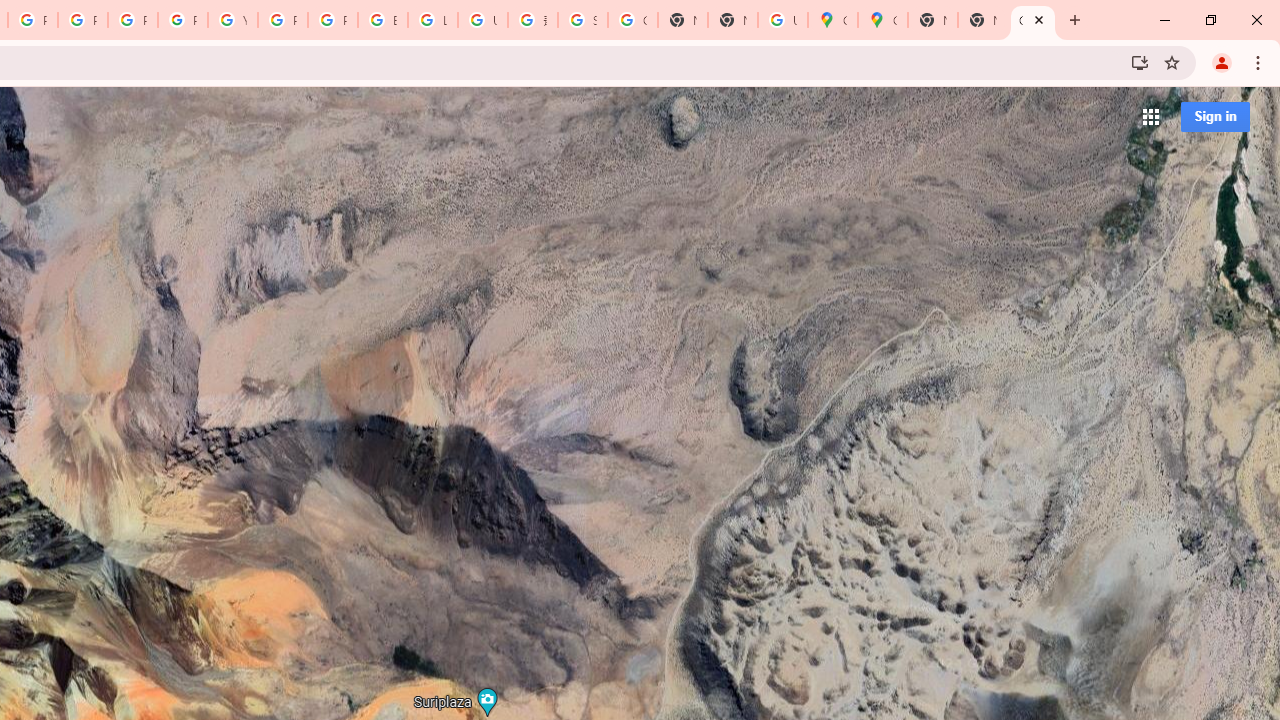 Image resolution: width=1280 pixels, height=720 pixels. I want to click on 'Browse Chrome as a guest - Computer - Google Chrome Help', so click(383, 20).